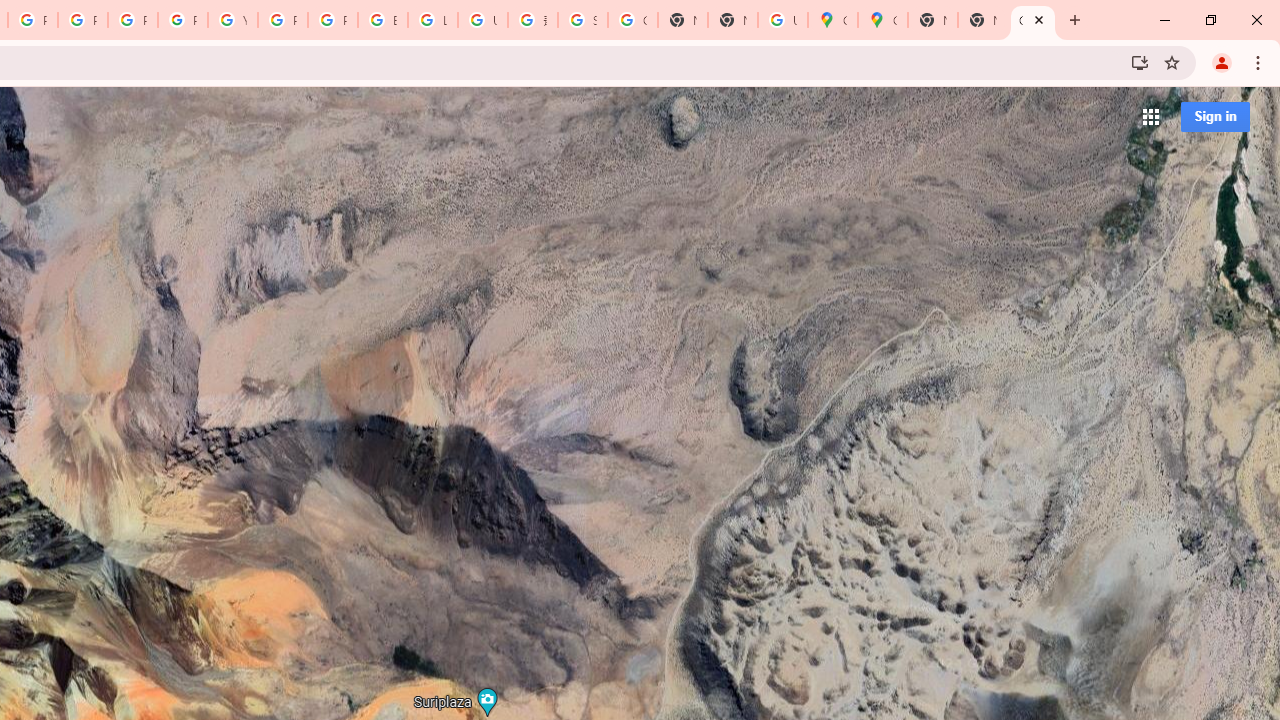 Image resolution: width=1280 pixels, height=720 pixels. I want to click on 'Browse Chrome as a guest - Computer - Google Chrome Help', so click(383, 20).